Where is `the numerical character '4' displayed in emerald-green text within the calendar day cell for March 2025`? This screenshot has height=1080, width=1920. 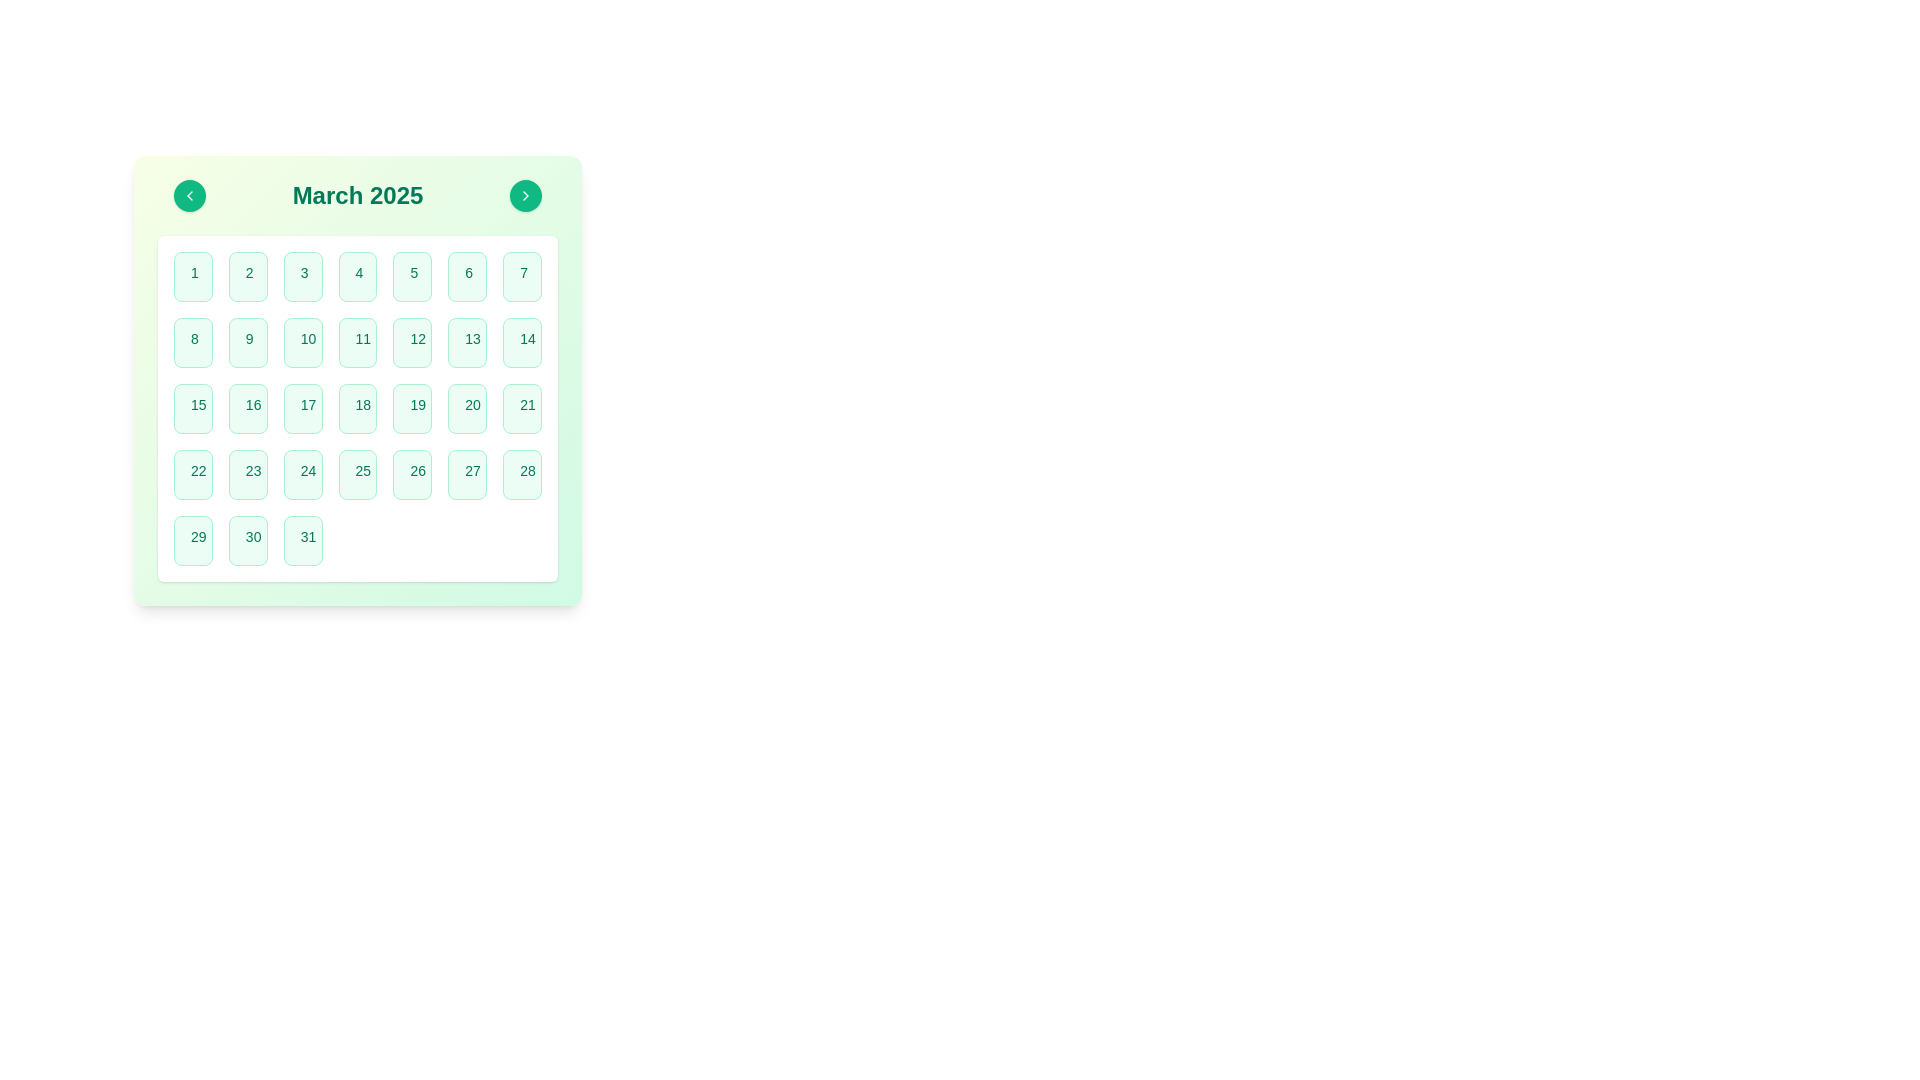
the numerical character '4' displayed in emerald-green text within the calendar day cell for March 2025 is located at coordinates (359, 273).